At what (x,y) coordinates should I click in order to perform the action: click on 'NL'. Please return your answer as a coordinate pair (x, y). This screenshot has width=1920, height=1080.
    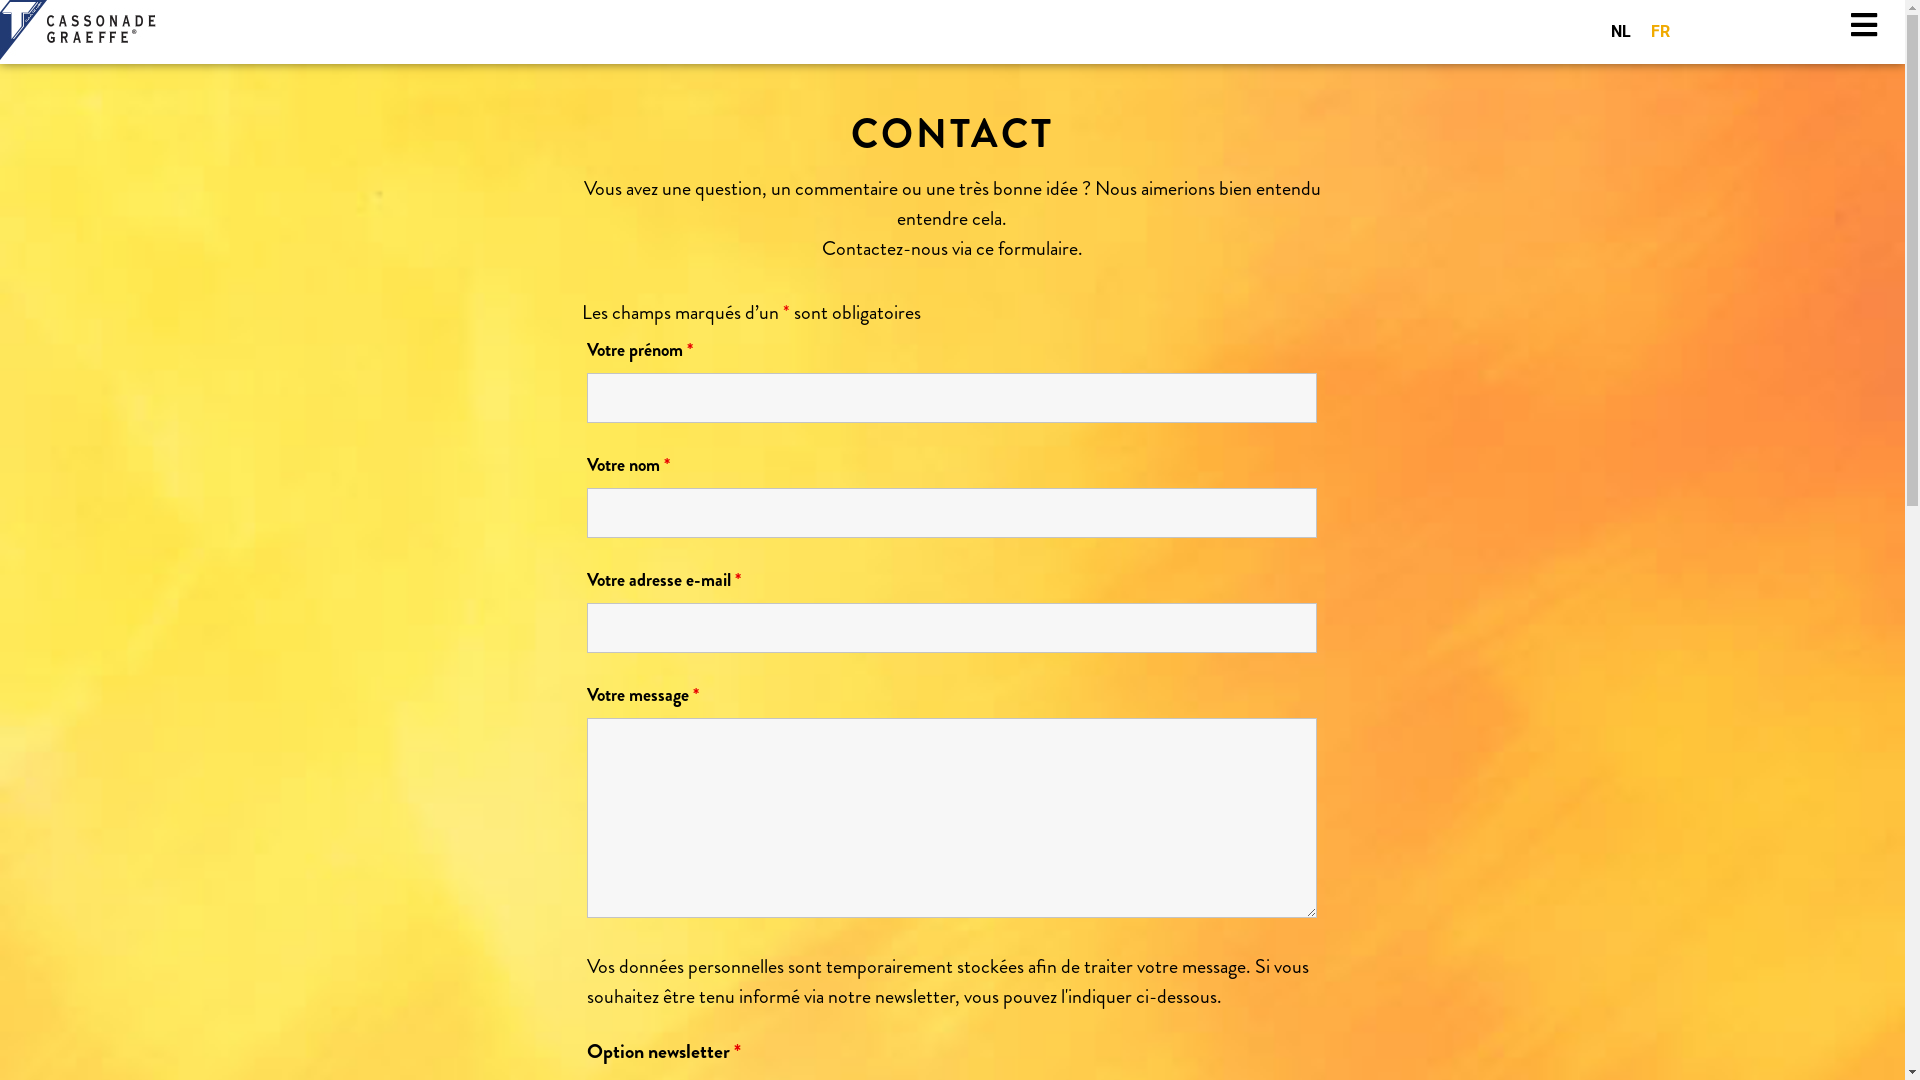
    Looking at the image, I should click on (1621, 31).